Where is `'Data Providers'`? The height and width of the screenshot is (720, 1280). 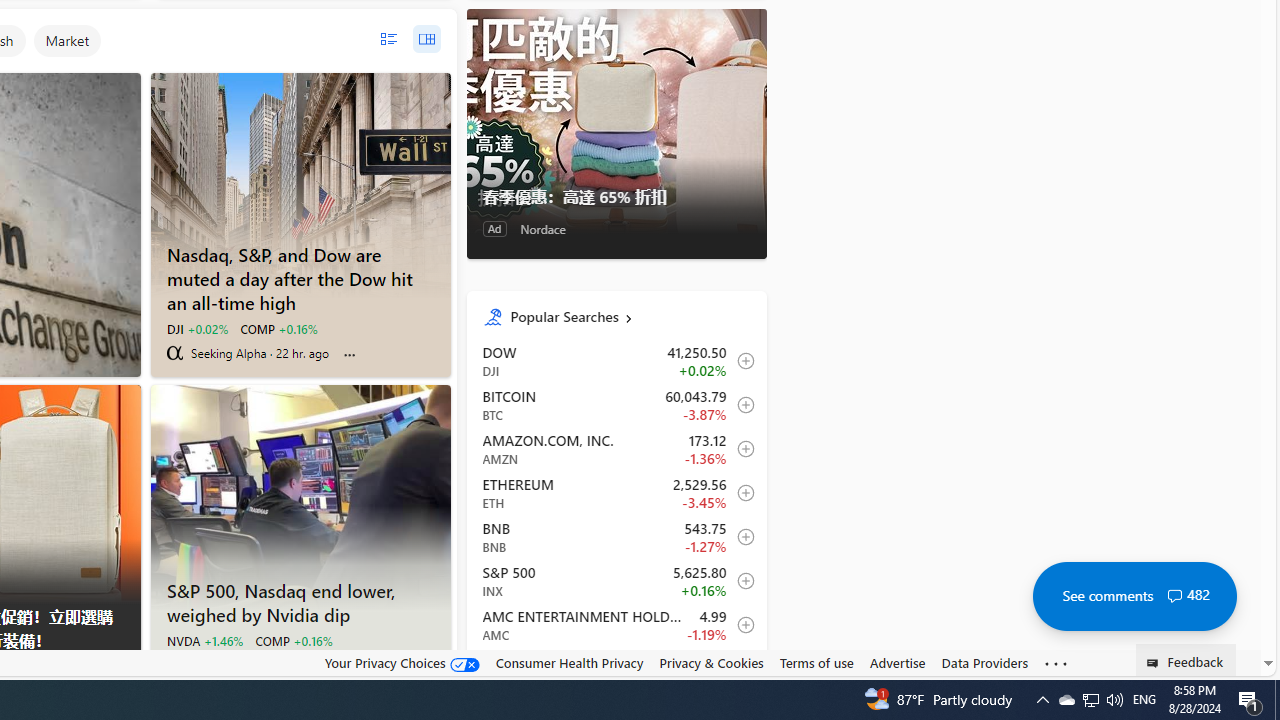 'Data Providers' is located at coordinates (984, 662).